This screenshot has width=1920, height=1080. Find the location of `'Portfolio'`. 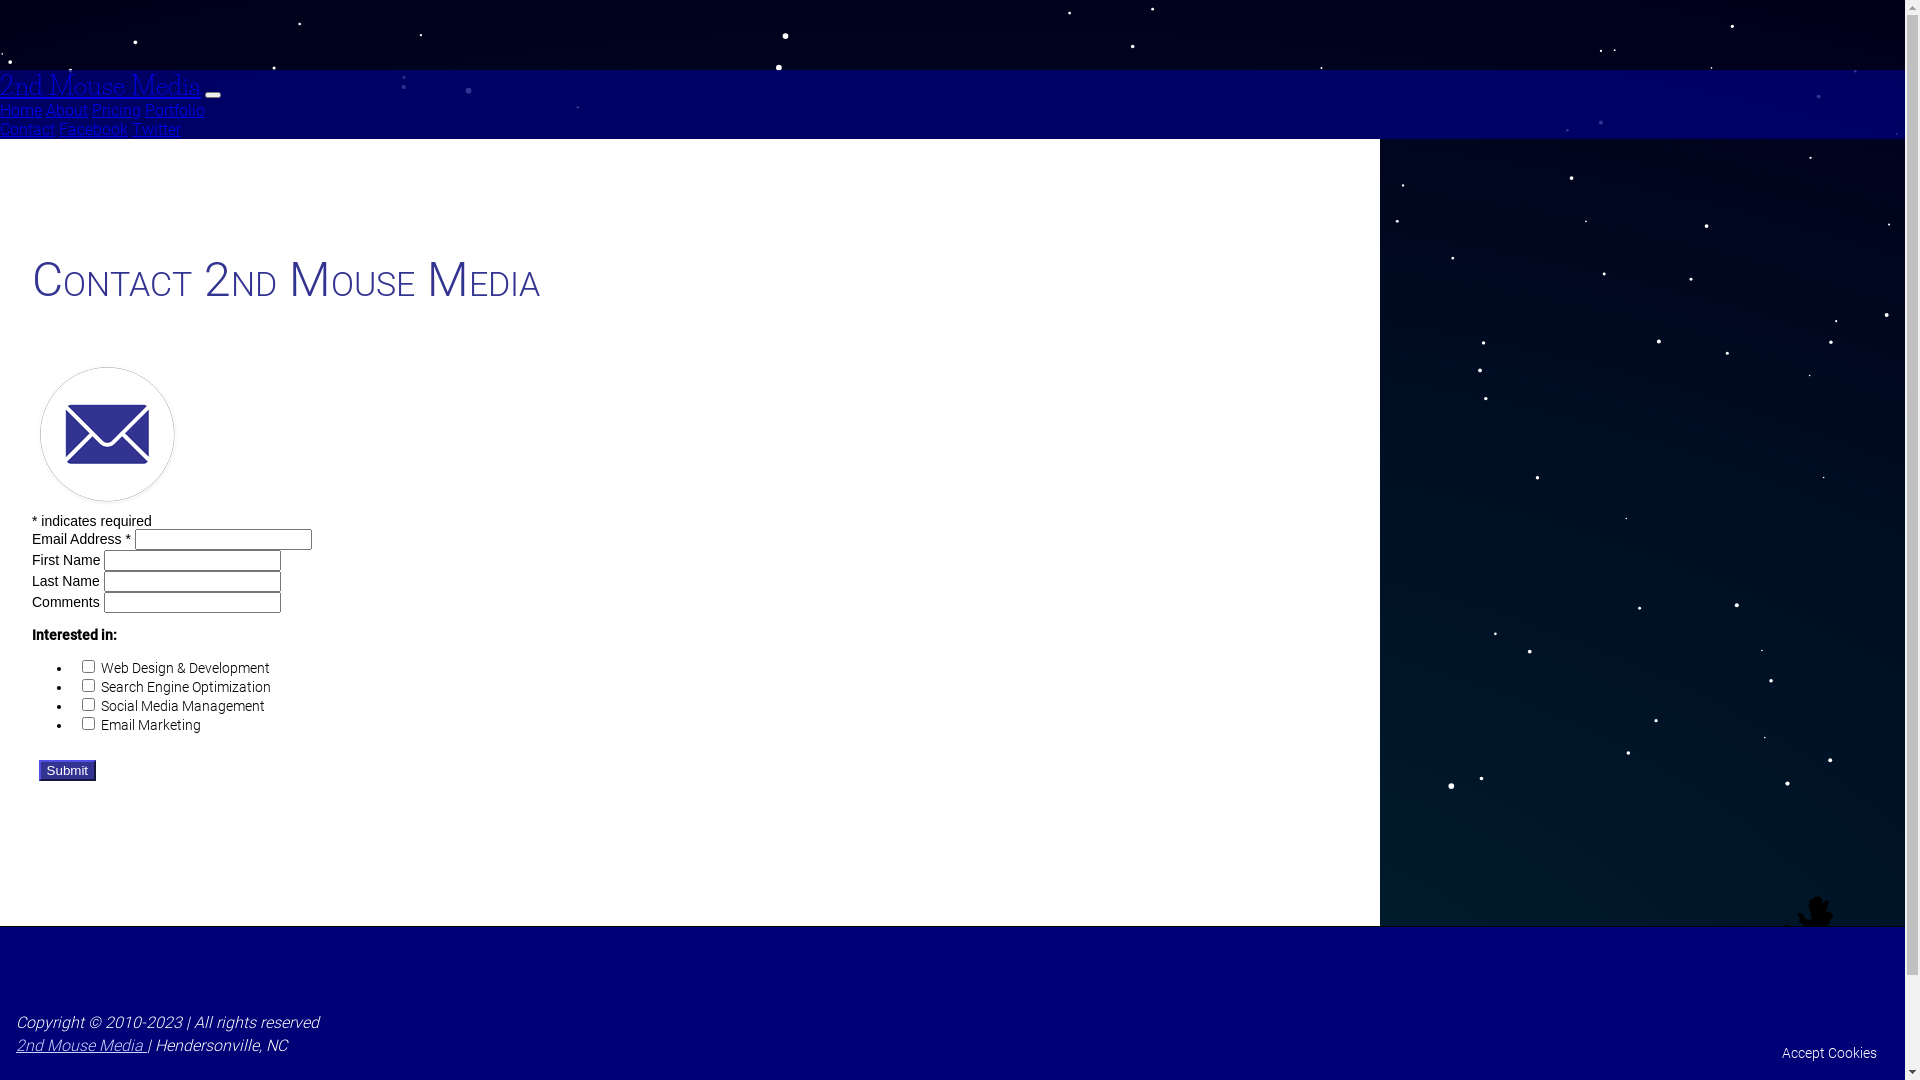

'Portfolio' is located at coordinates (174, 110).